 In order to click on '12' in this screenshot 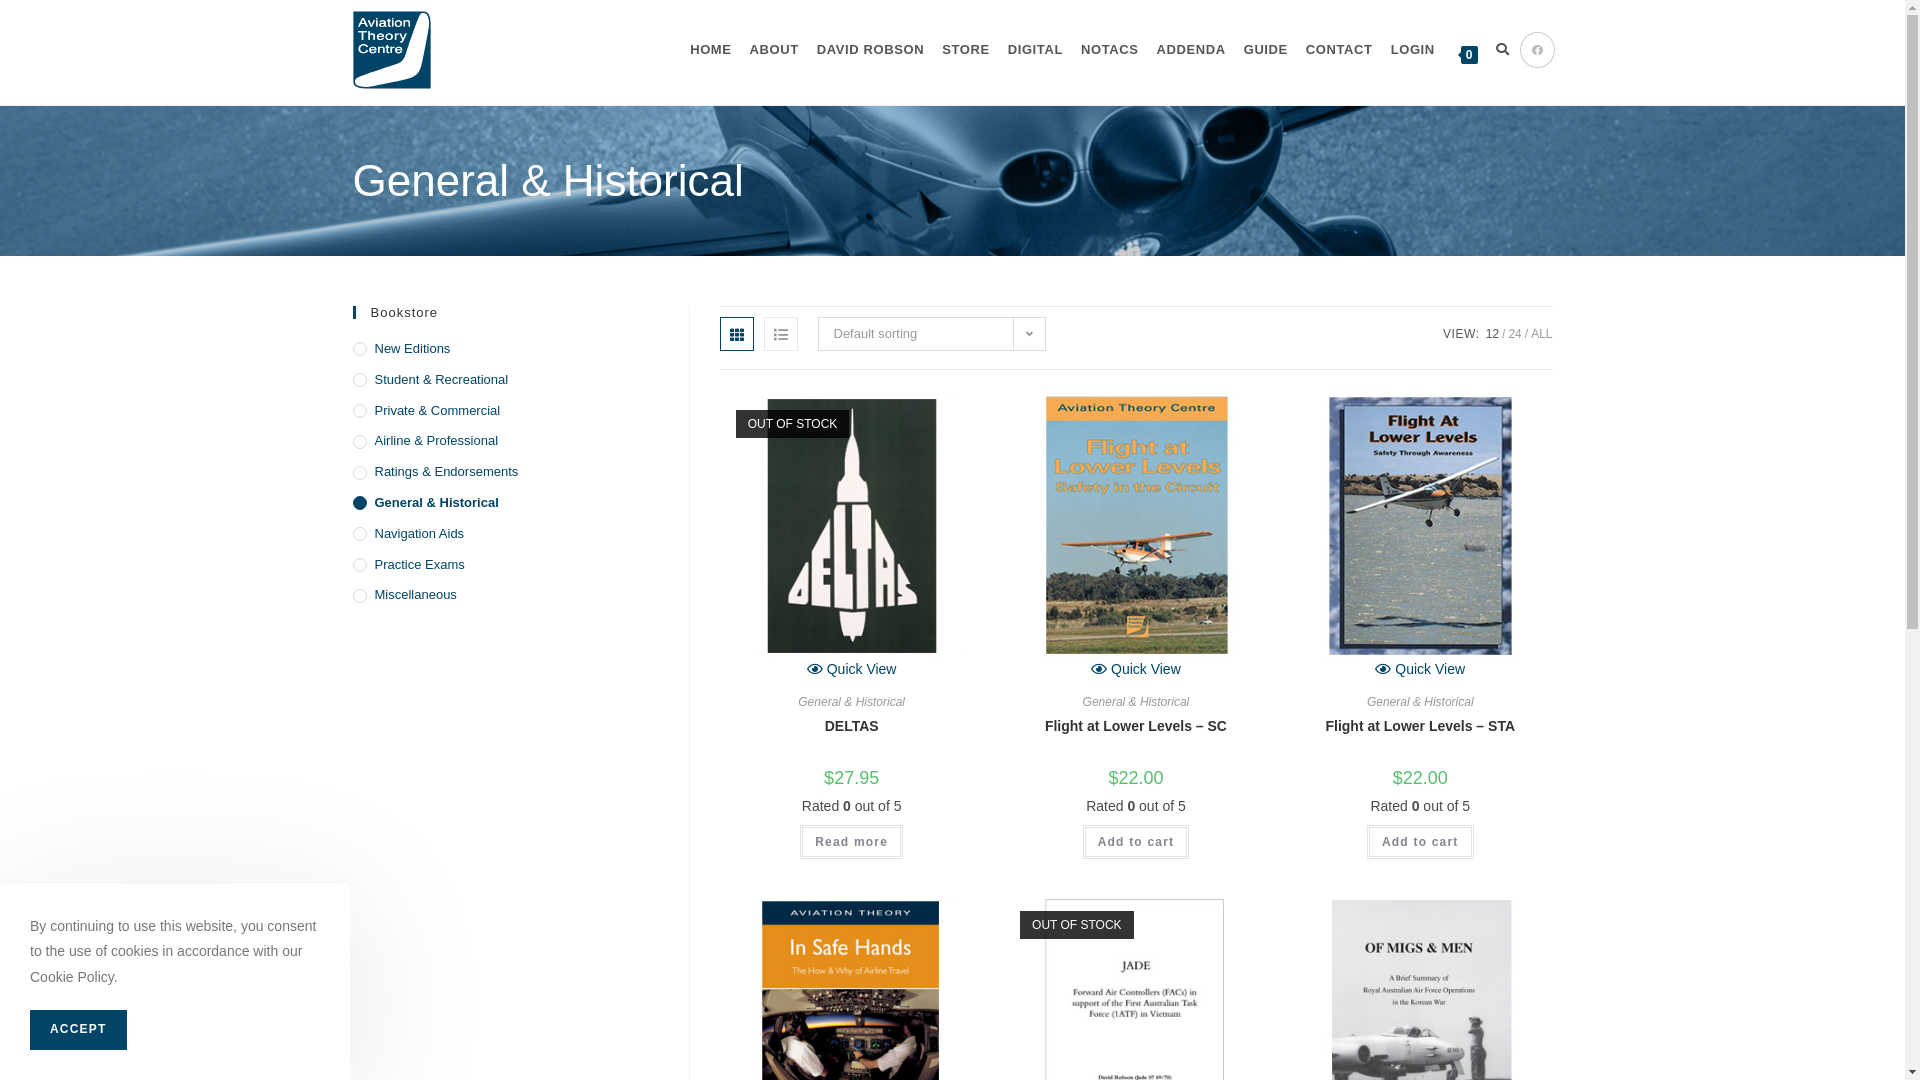, I will do `click(1492, 333)`.